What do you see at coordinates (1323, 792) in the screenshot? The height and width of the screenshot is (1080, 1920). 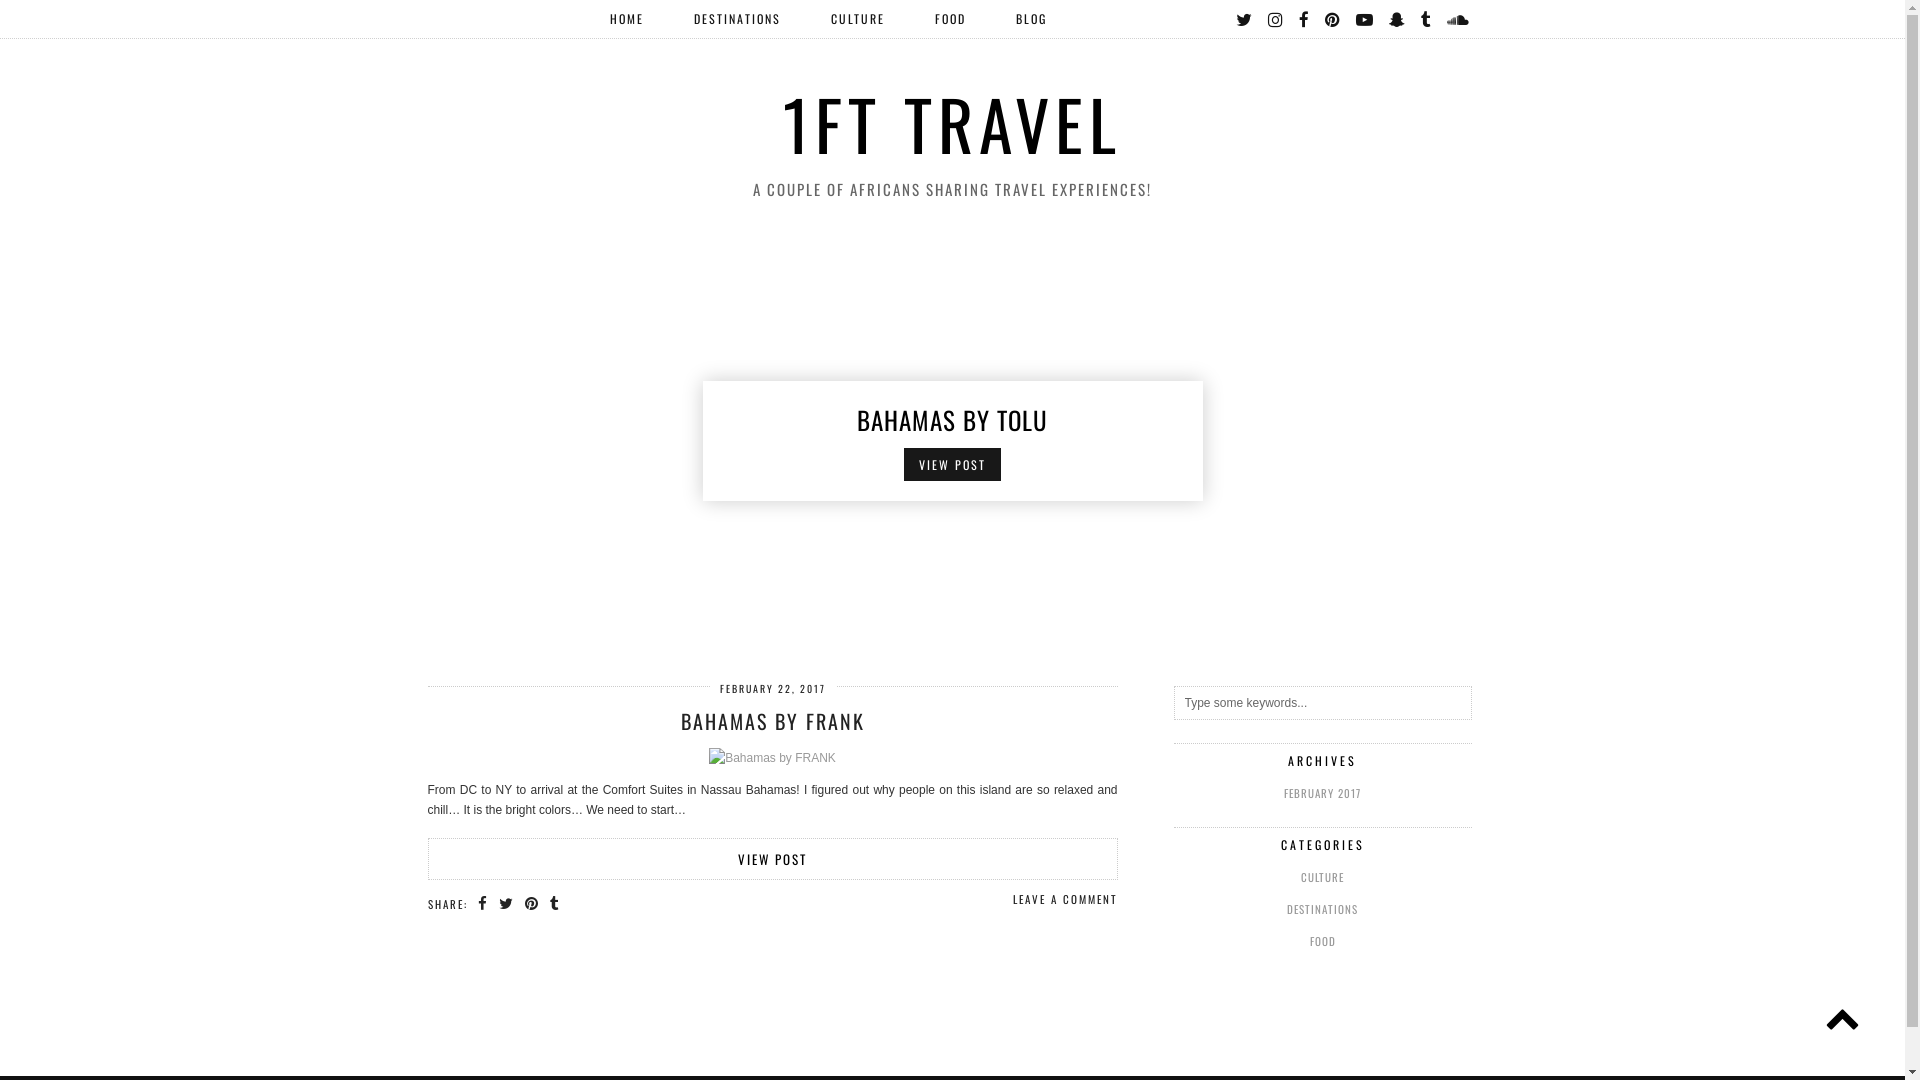 I see `'FEBRUARY 2017'` at bounding box center [1323, 792].